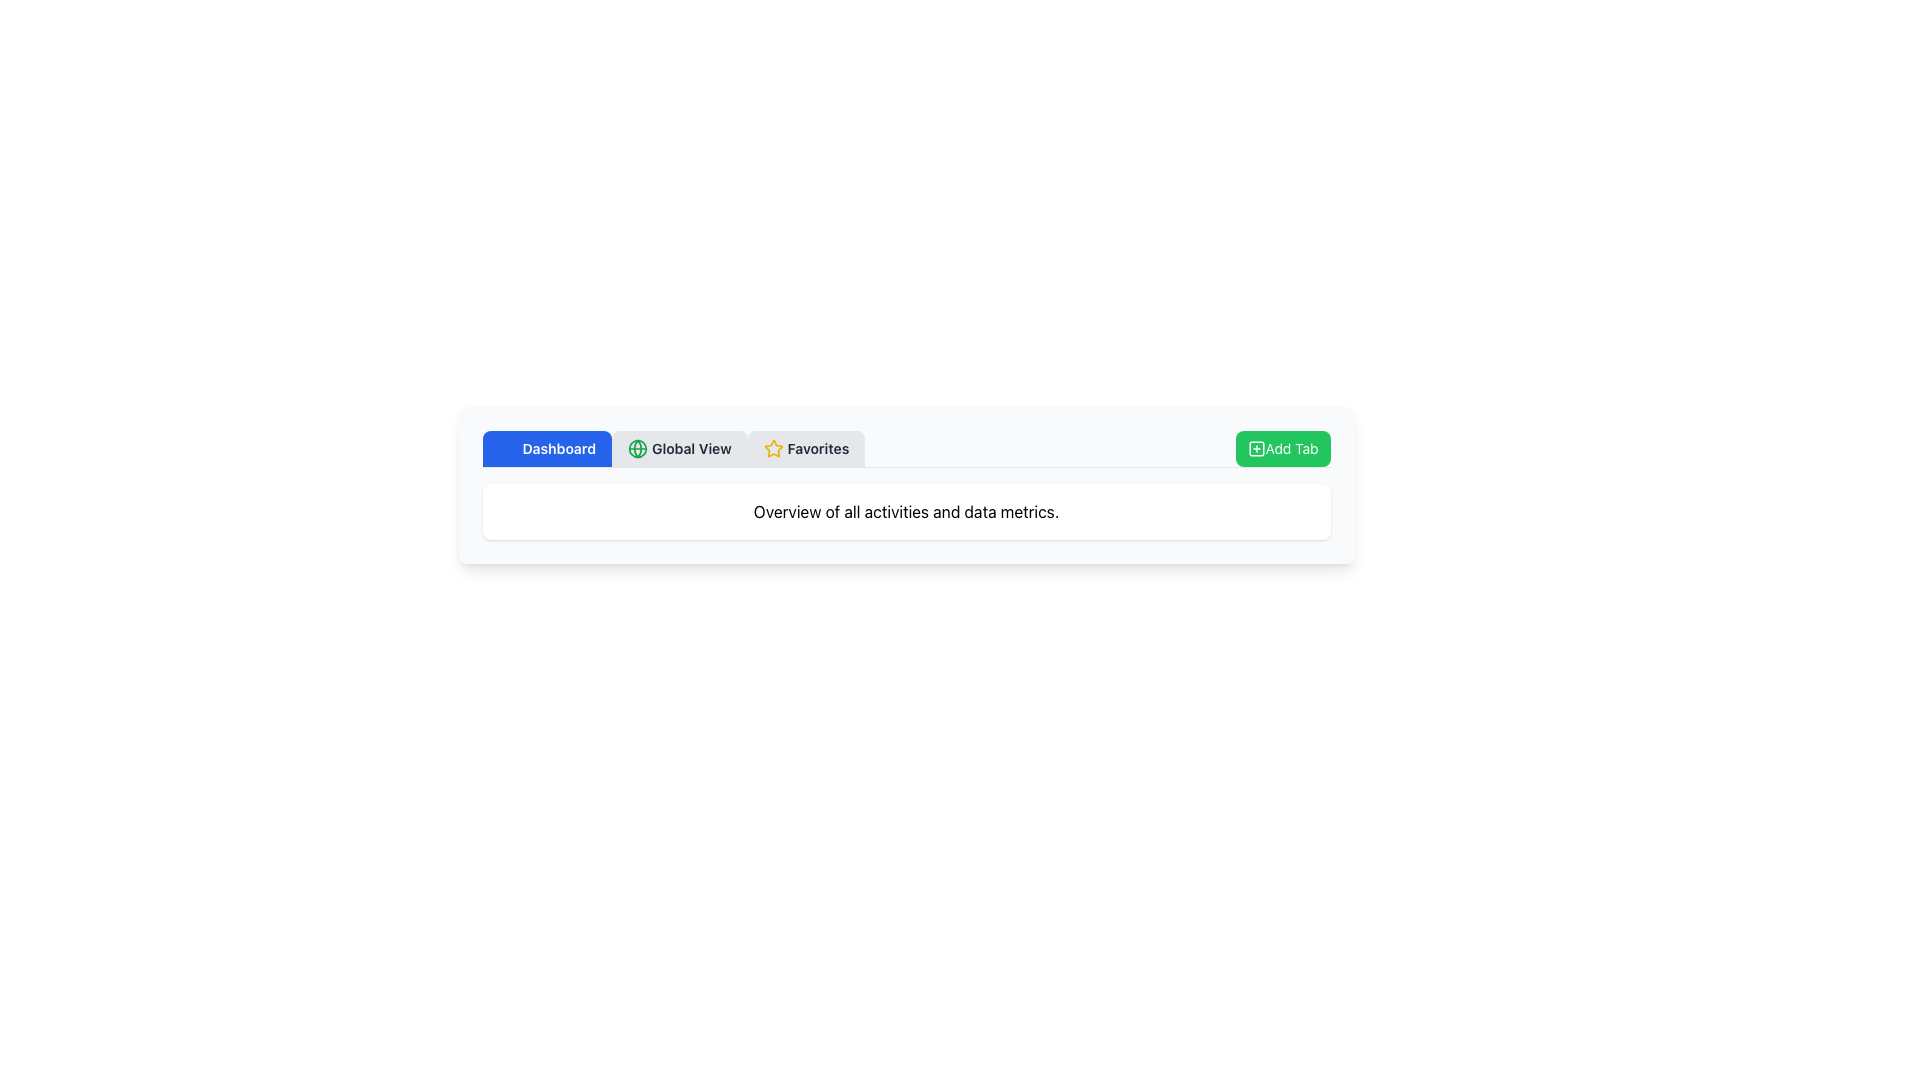 Image resolution: width=1920 pixels, height=1080 pixels. Describe the element at coordinates (559, 447) in the screenshot. I see `the 'Dashboard' text label, which is displayed in bold white text on a blue background, located in the upper-left segment of the horizontal navigation bar` at that location.